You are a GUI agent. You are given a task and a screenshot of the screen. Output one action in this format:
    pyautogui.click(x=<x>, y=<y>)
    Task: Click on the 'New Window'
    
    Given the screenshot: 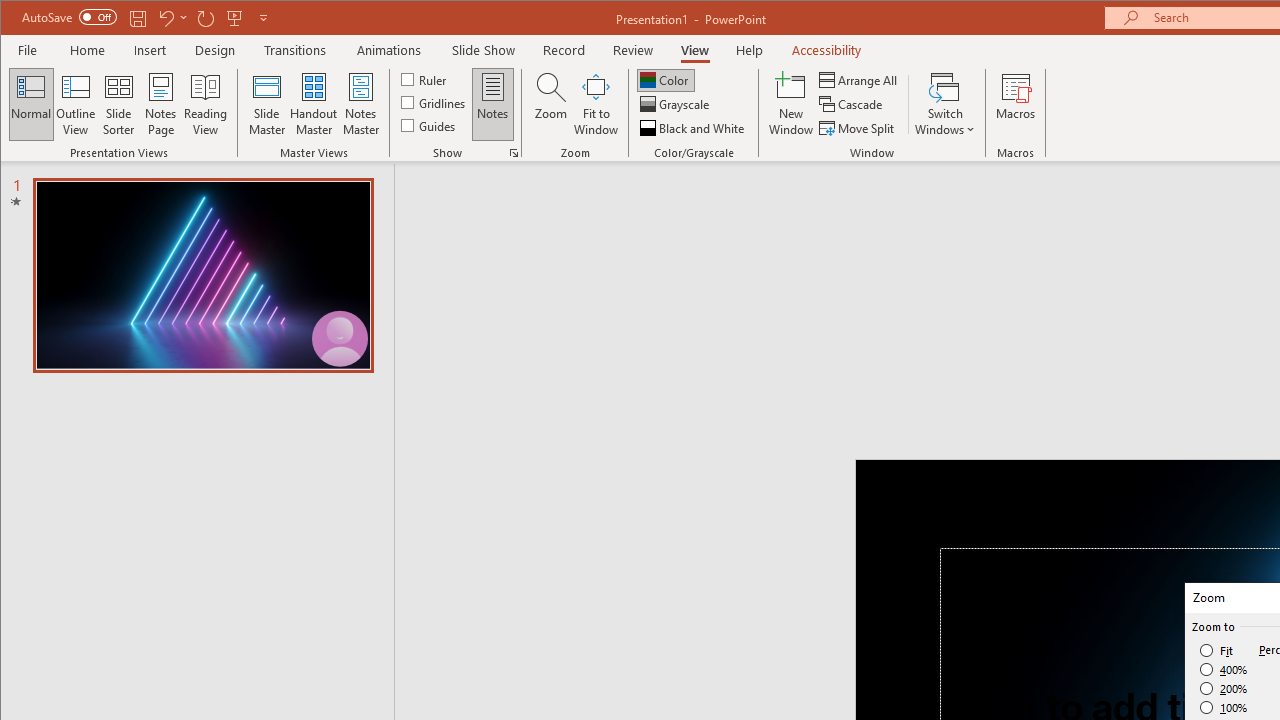 What is the action you would take?
    pyautogui.click(x=790, y=104)
    